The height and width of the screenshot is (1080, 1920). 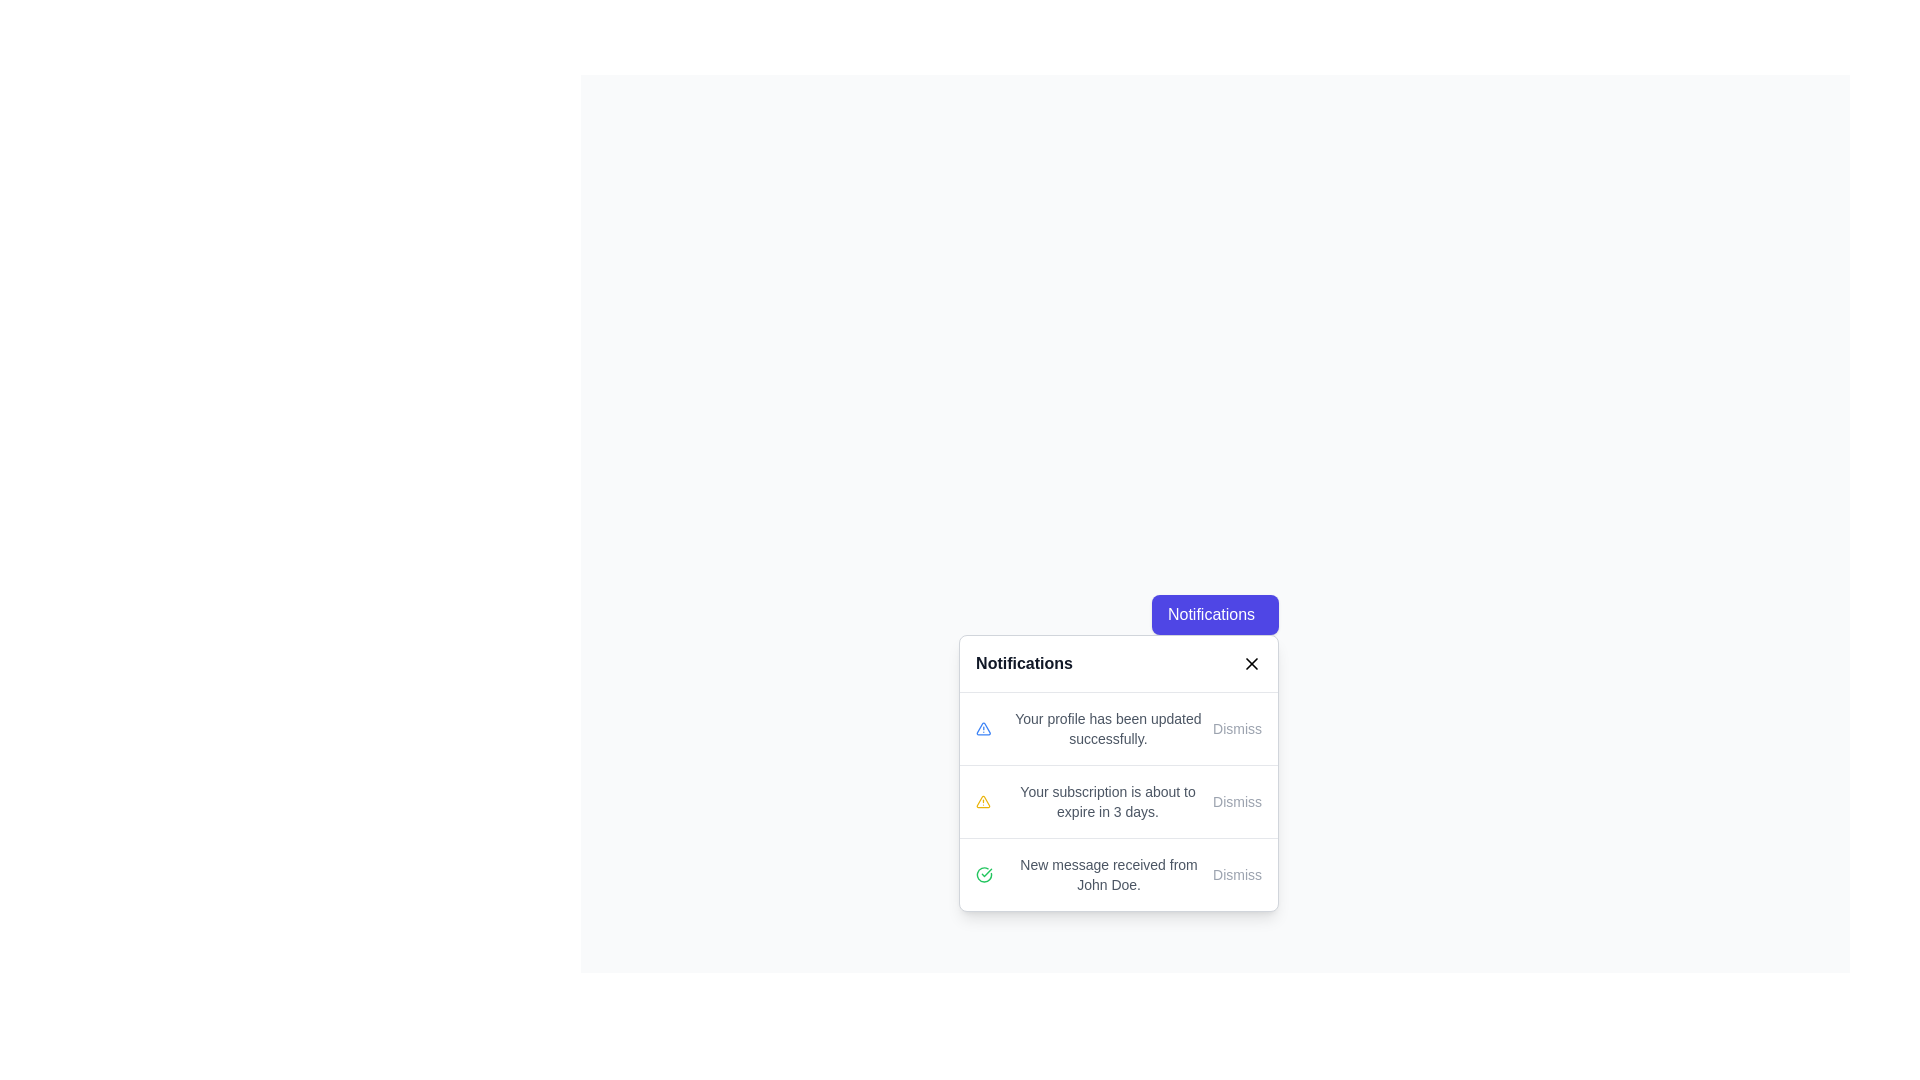 What do you see at coordinates (1251, 663) in the screenshot?
I see `the dismiss or close button located in the top-right corner of the notification popup` at bounding box center [1251, 663].